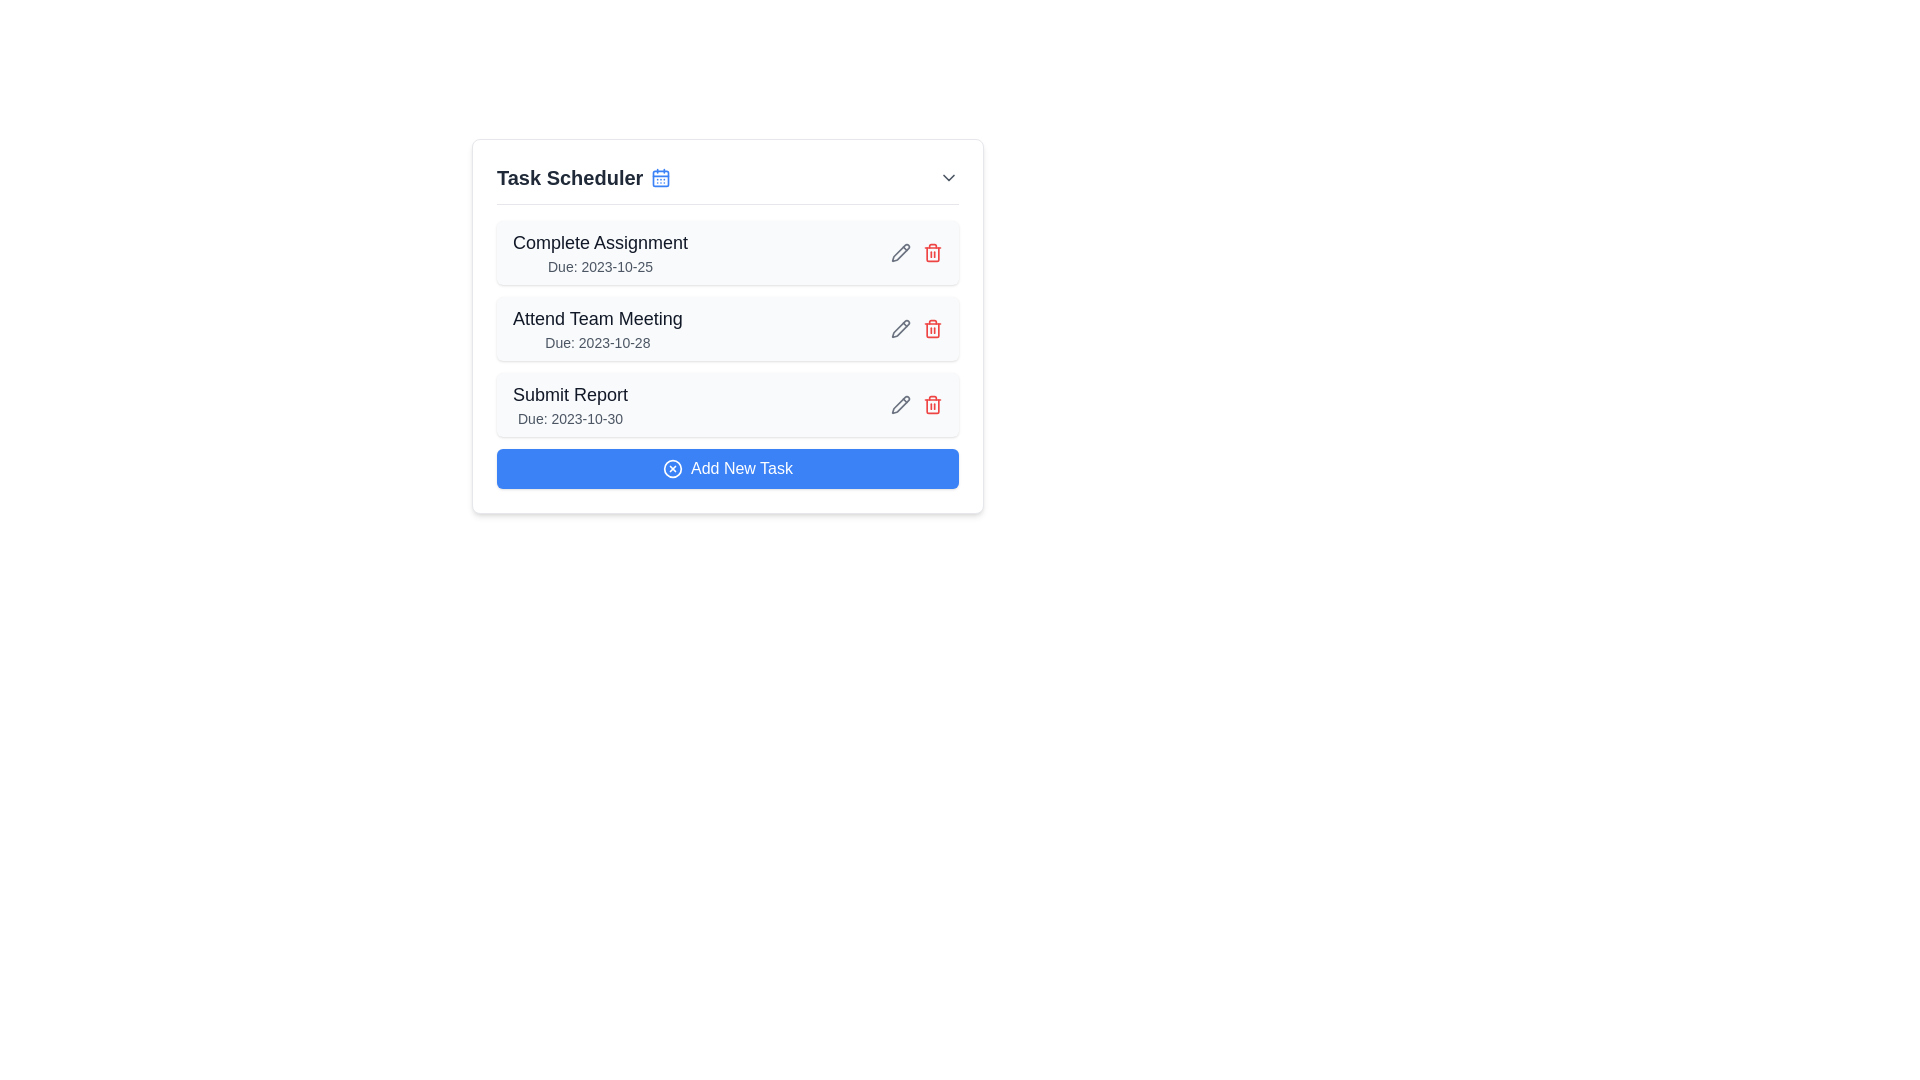  Describe the element at coordinates (599, 252) in the screenshot. I see `the text element titled 'Complete Assignment' with a subtitle 'Due: 2023-10-25' located in the top item of a vertically aligned list of tasks` at that location.